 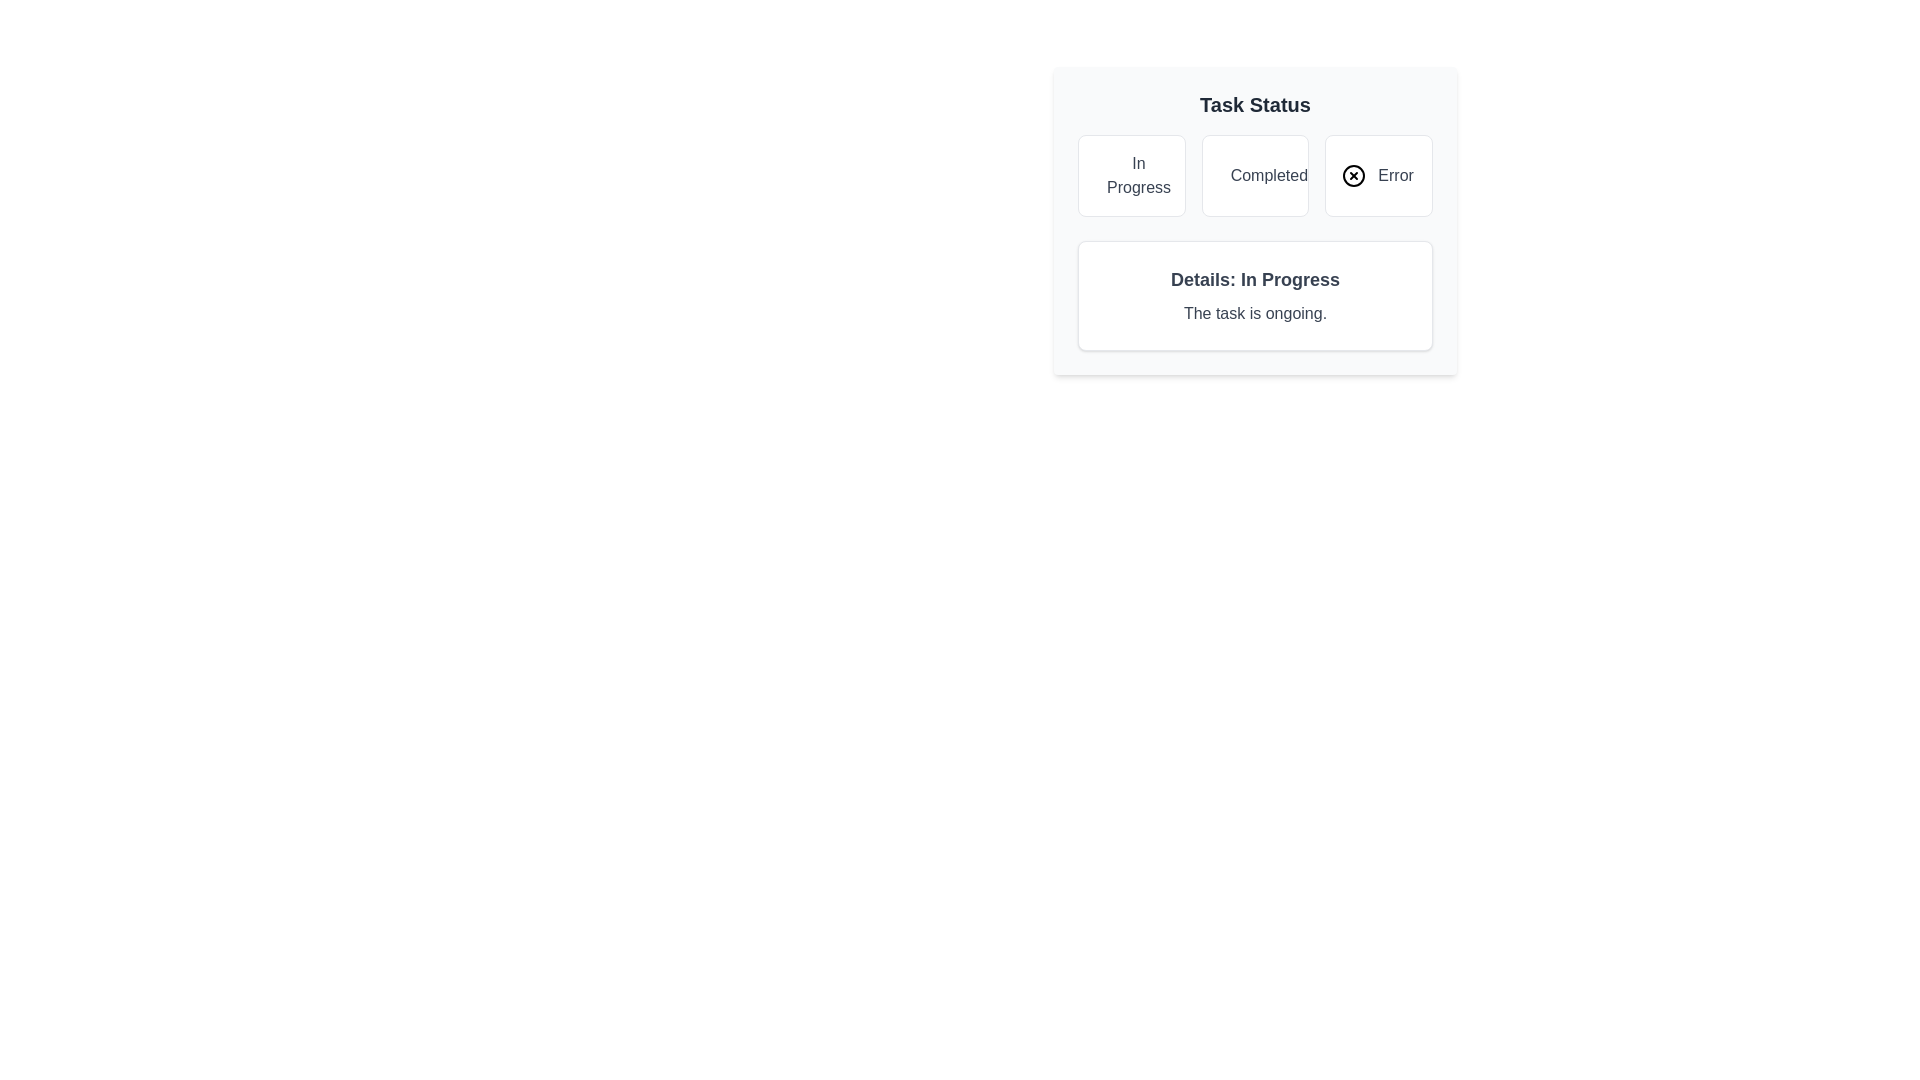 I want to click on the checkmark symbol within the SVG graphic, which is styled with a green stroke and located in the top center of the card-like UI section near the 'Completed' label, so click(x=1233, y=172).